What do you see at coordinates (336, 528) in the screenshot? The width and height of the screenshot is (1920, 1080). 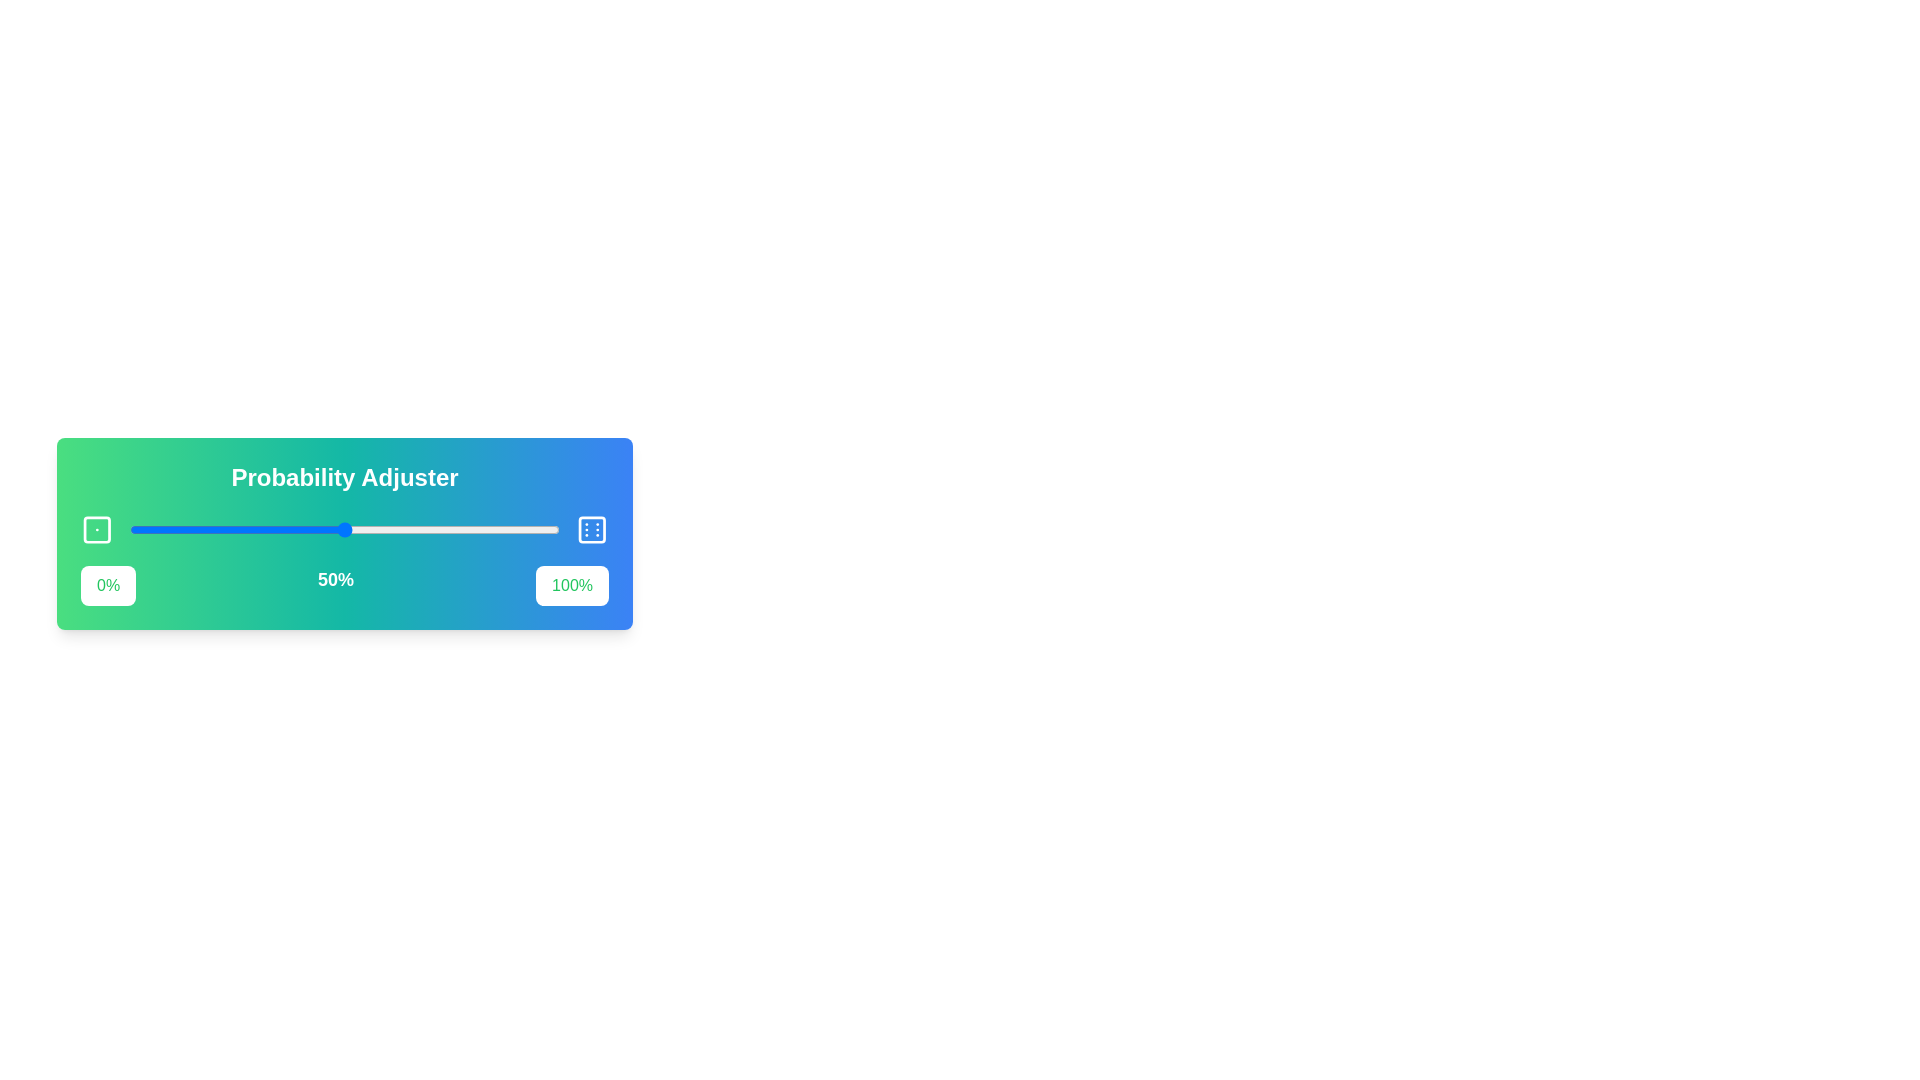 I see `the slider to set the probability to 48%` at bounding box center [336, 528].